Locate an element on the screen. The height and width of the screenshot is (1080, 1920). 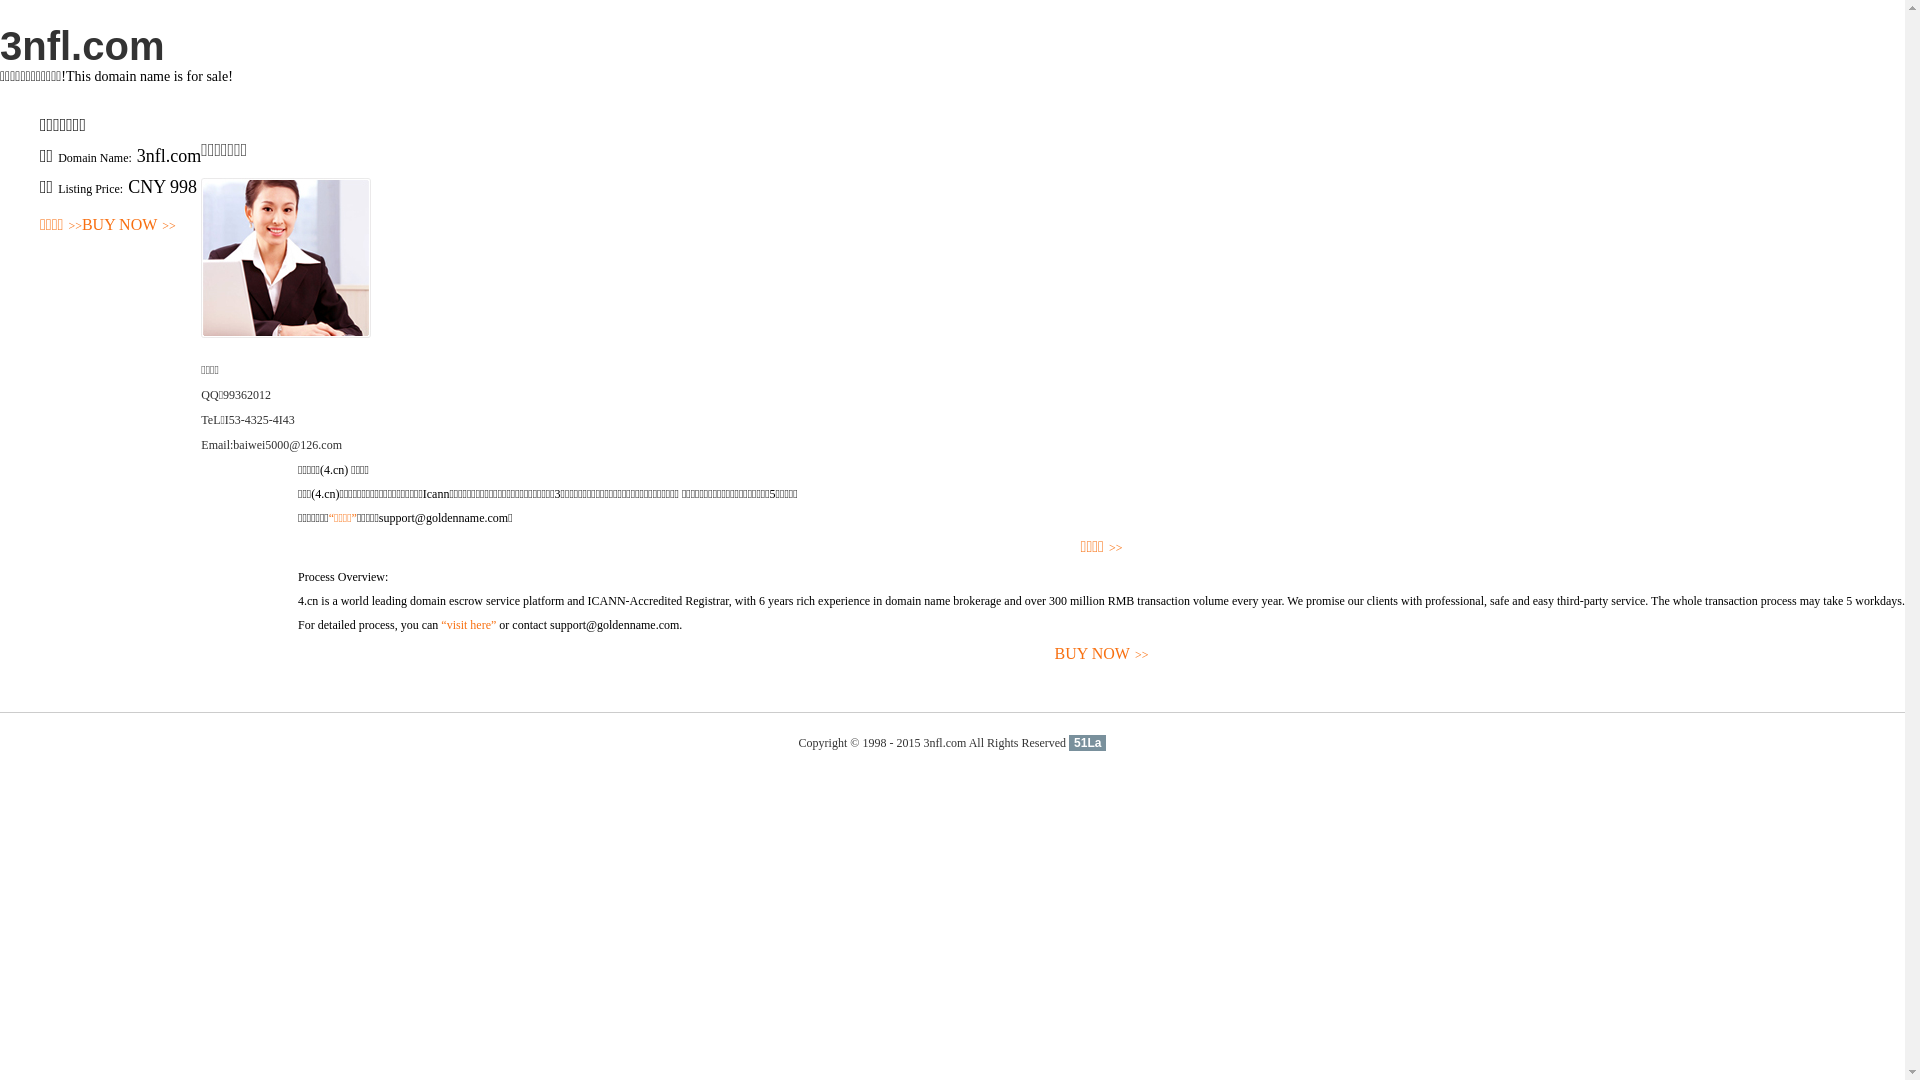
'51La' is located at coordinates (1086, 743).